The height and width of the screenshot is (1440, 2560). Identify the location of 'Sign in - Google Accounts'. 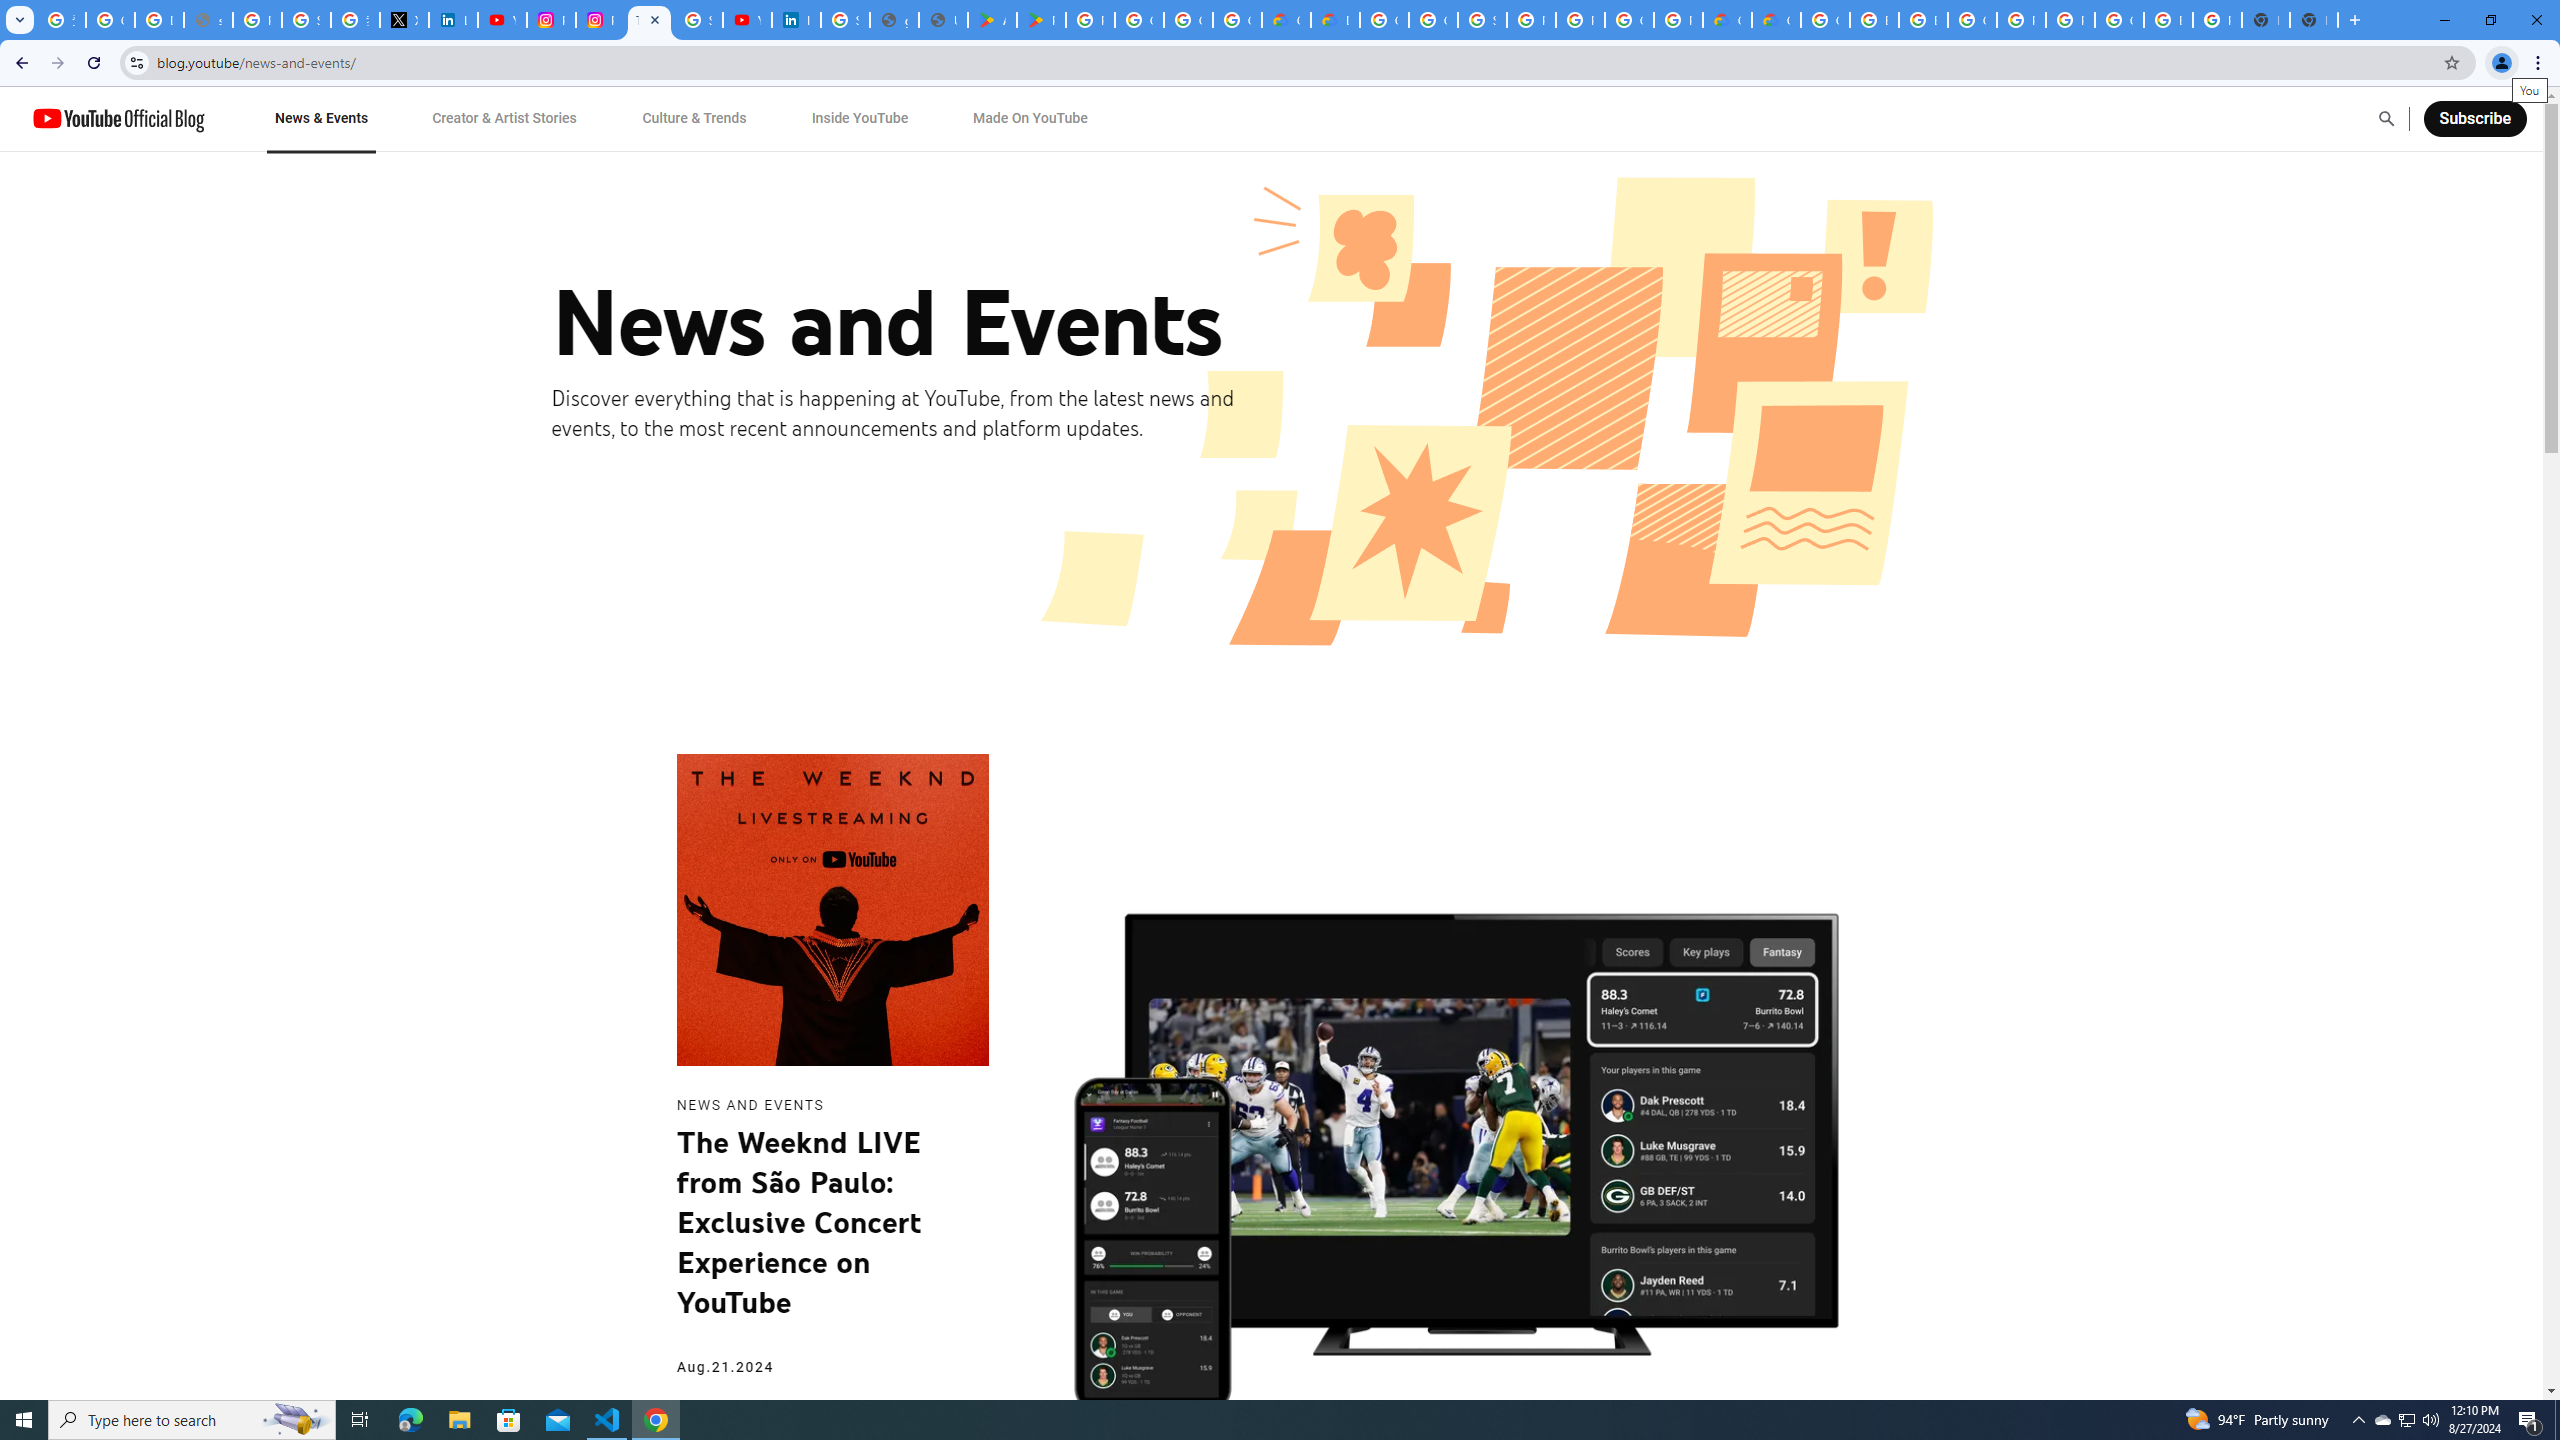
(697, 19).